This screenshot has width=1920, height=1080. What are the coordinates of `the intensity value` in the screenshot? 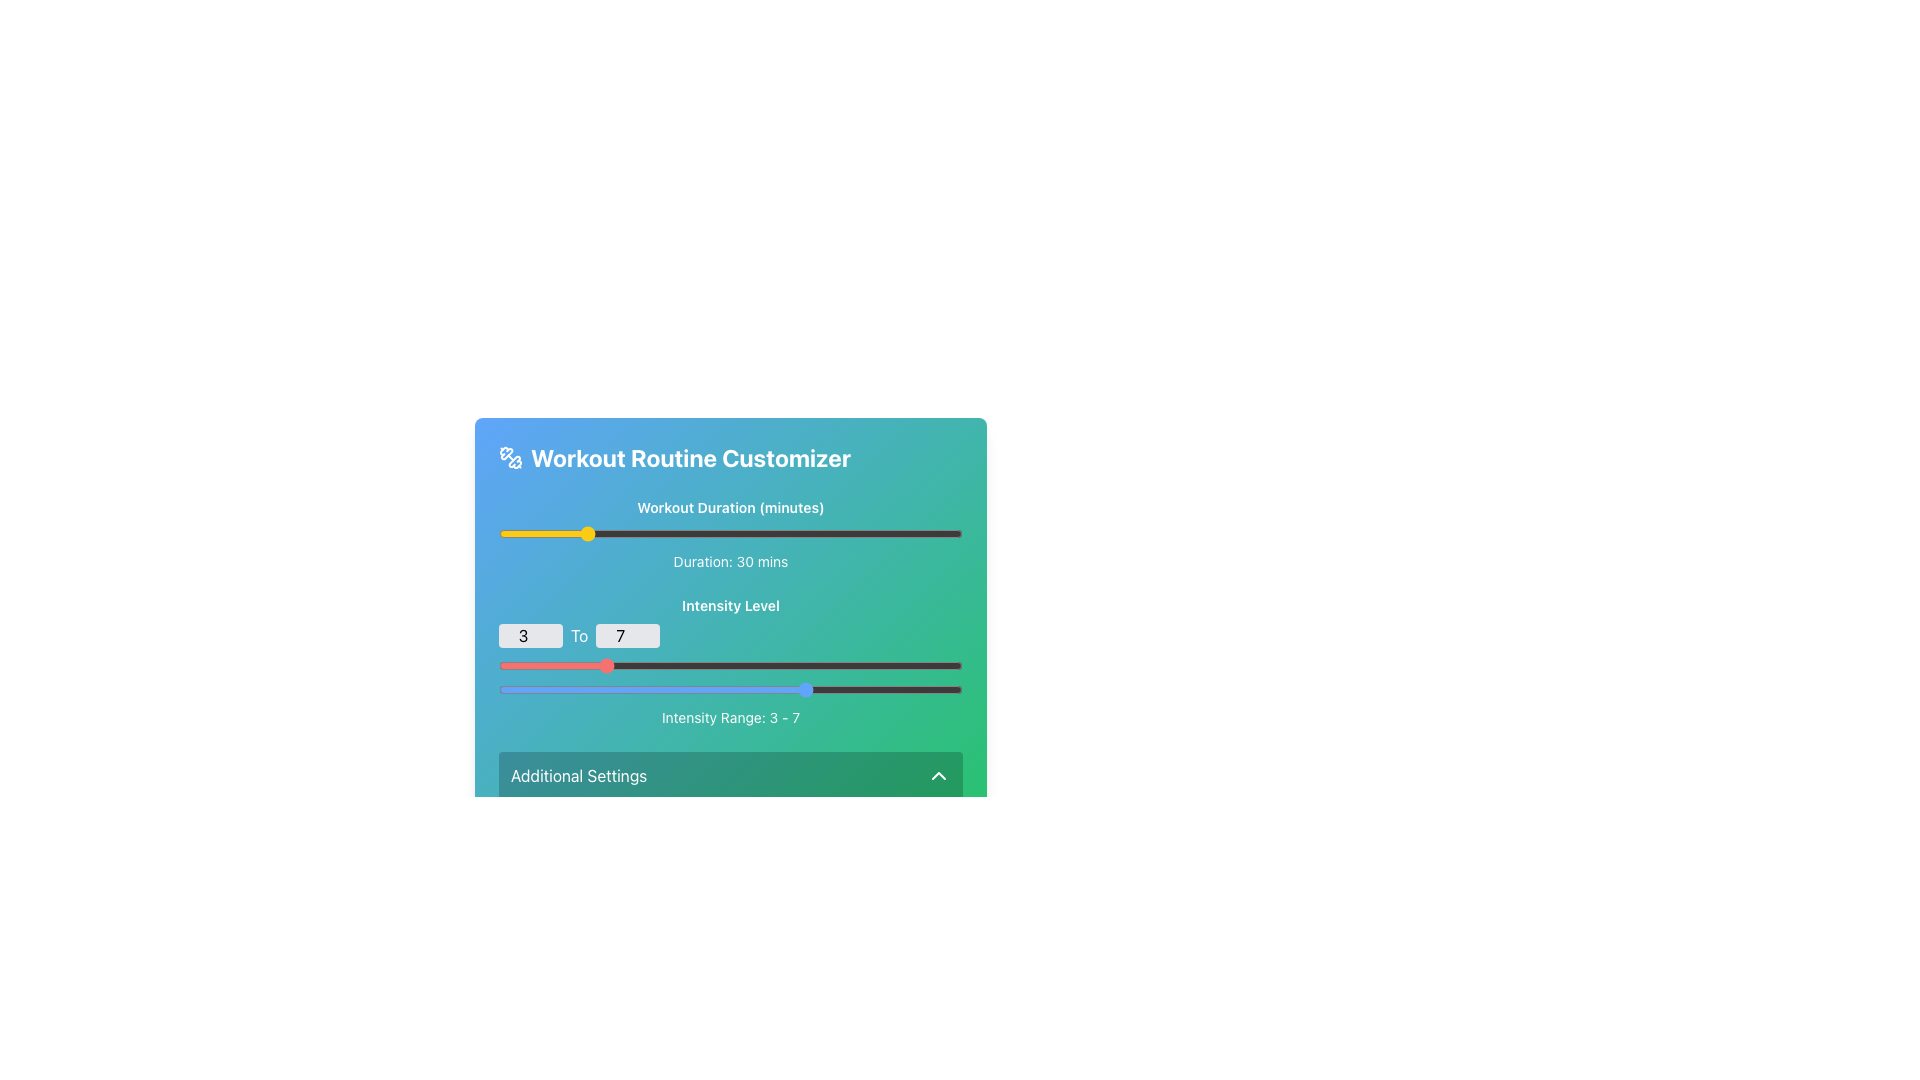 It's located at (705, 689).